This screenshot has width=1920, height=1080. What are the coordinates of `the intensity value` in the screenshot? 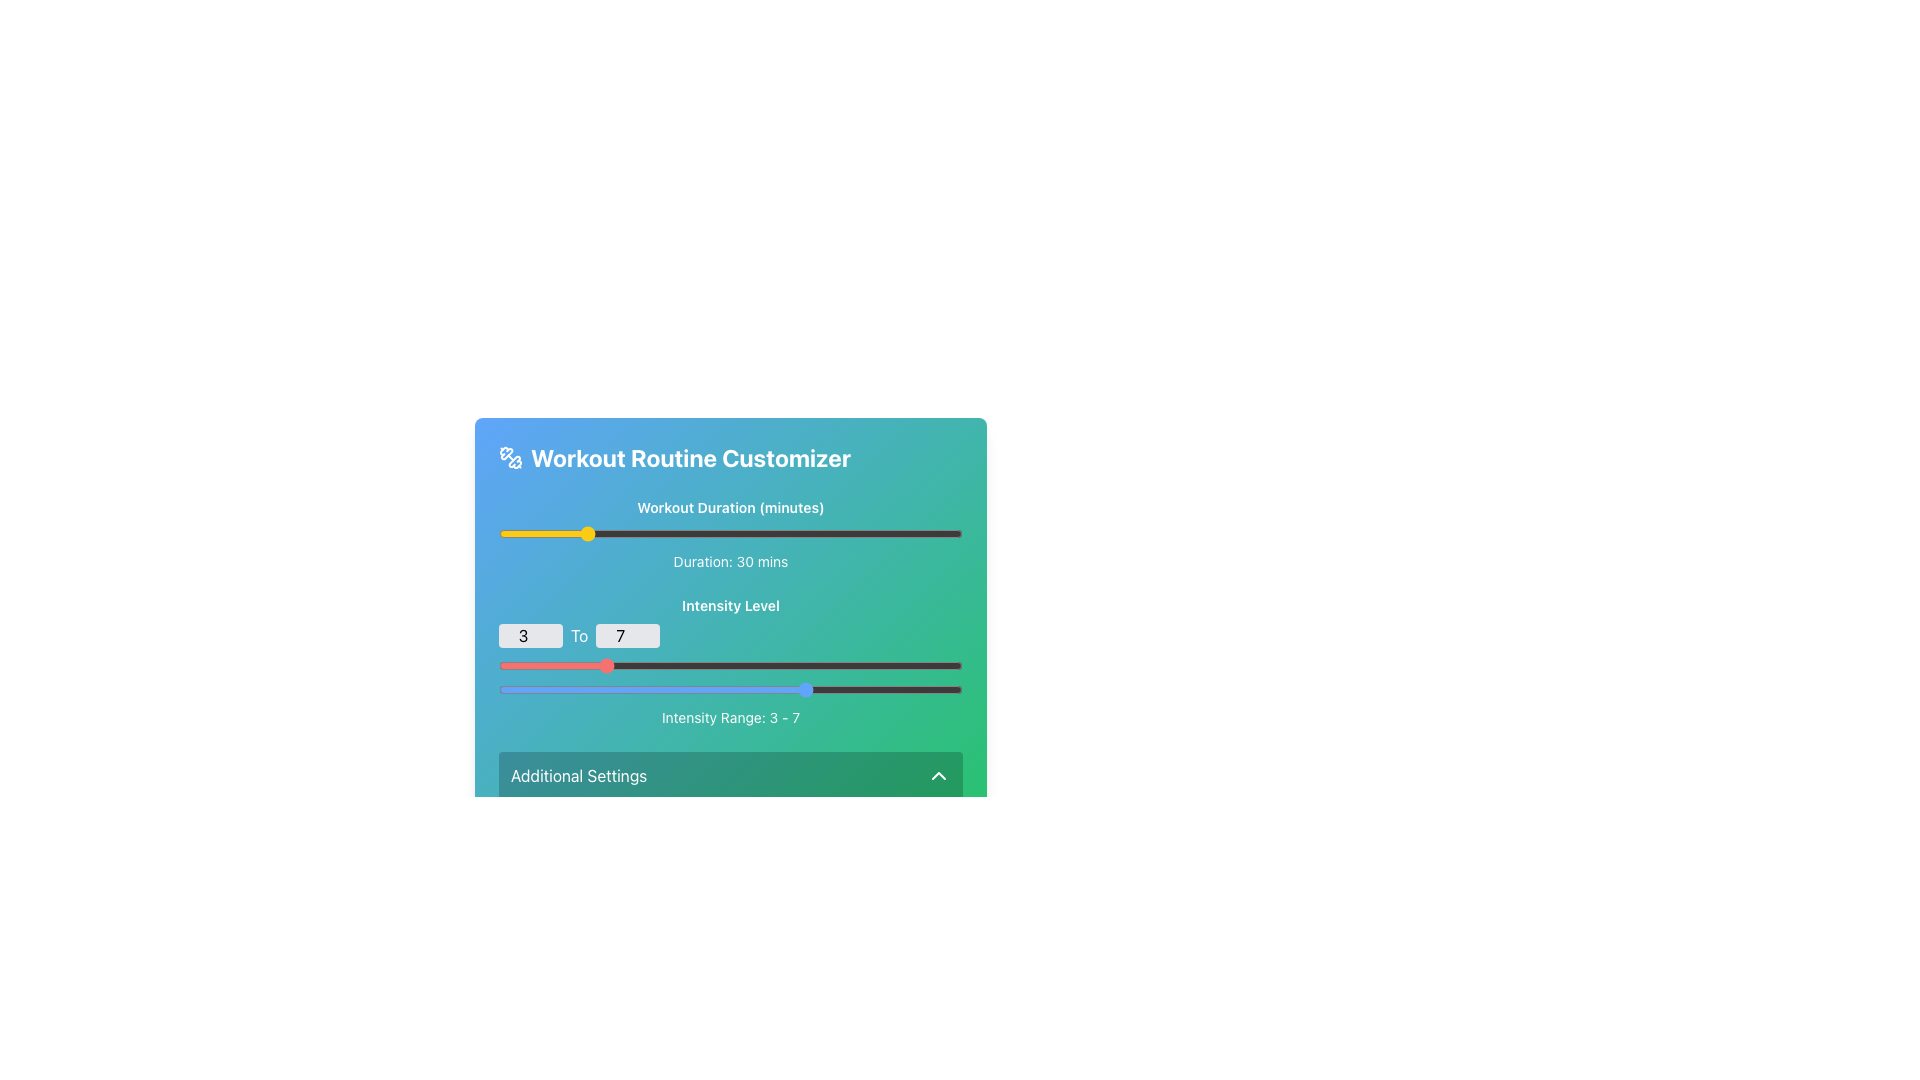 It's located at (705, 689).